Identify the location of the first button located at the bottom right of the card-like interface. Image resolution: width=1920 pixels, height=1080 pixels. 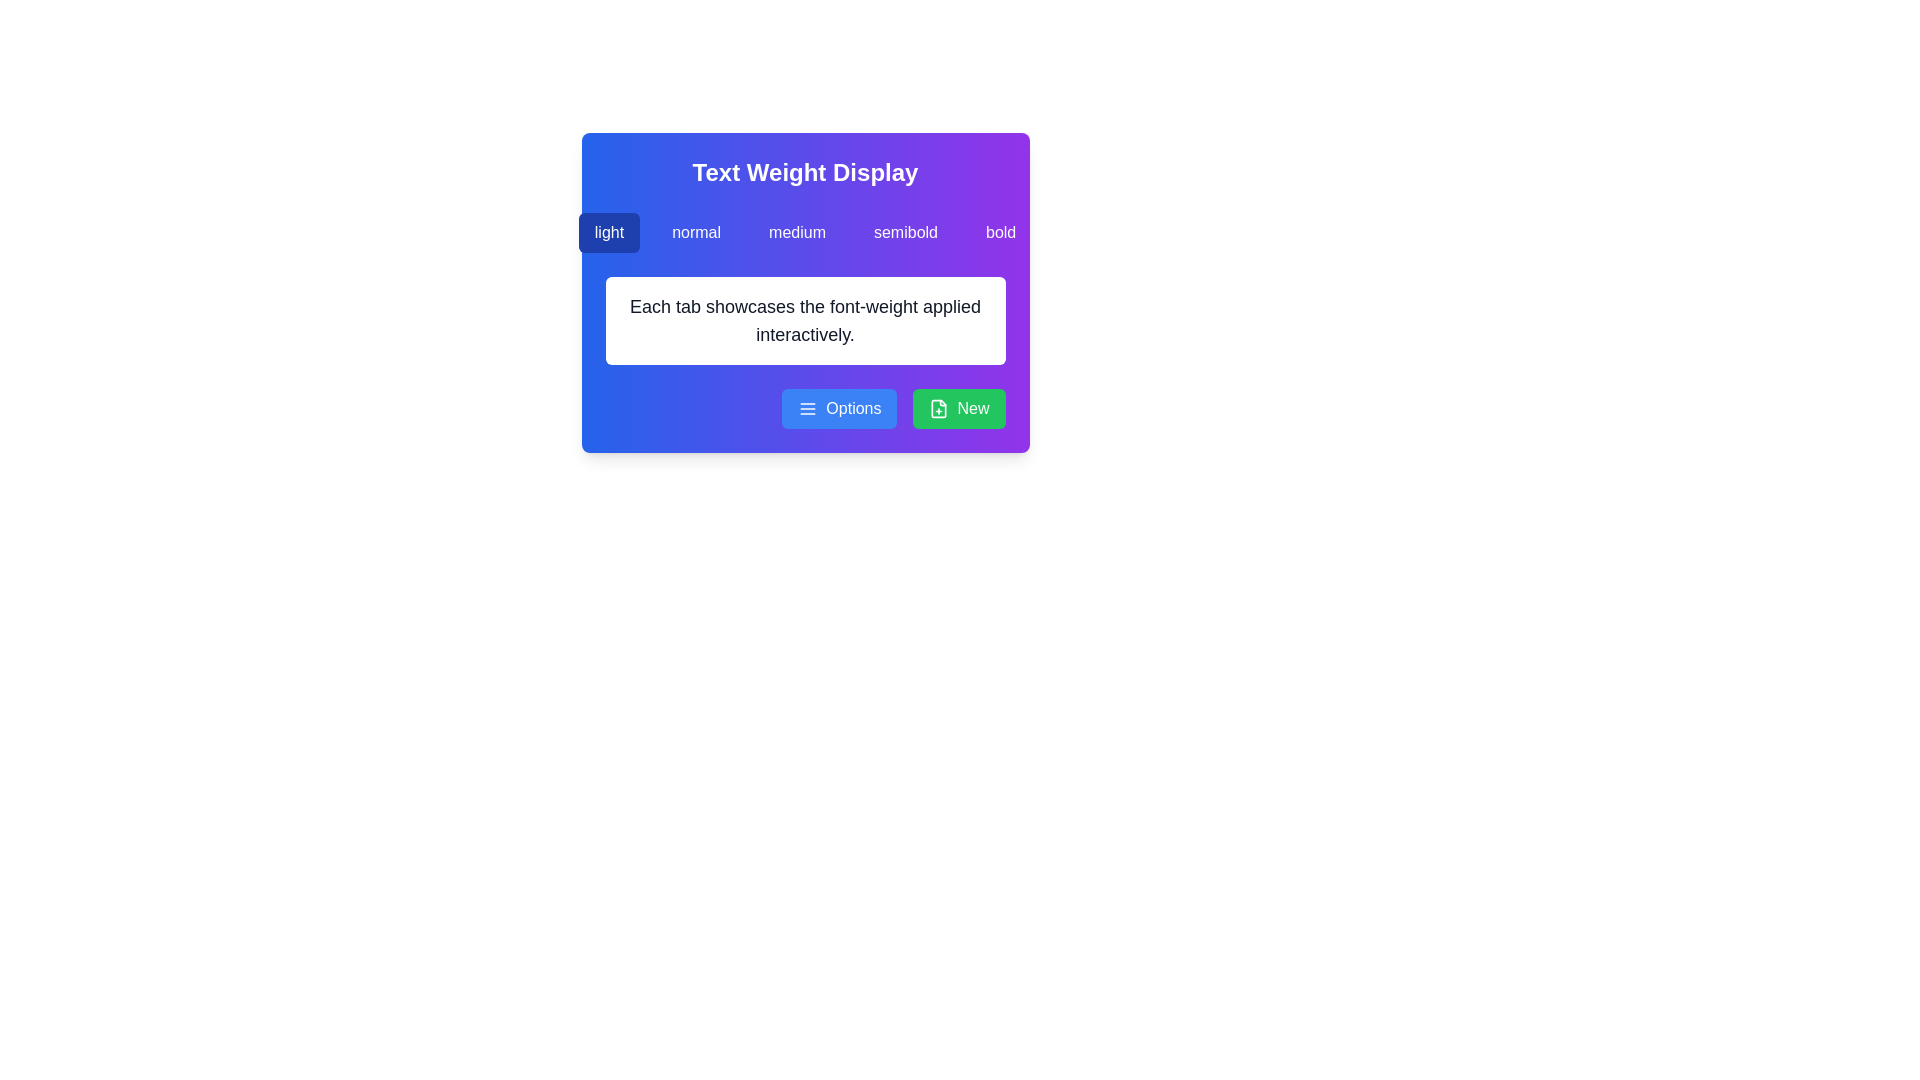
(840, 407).